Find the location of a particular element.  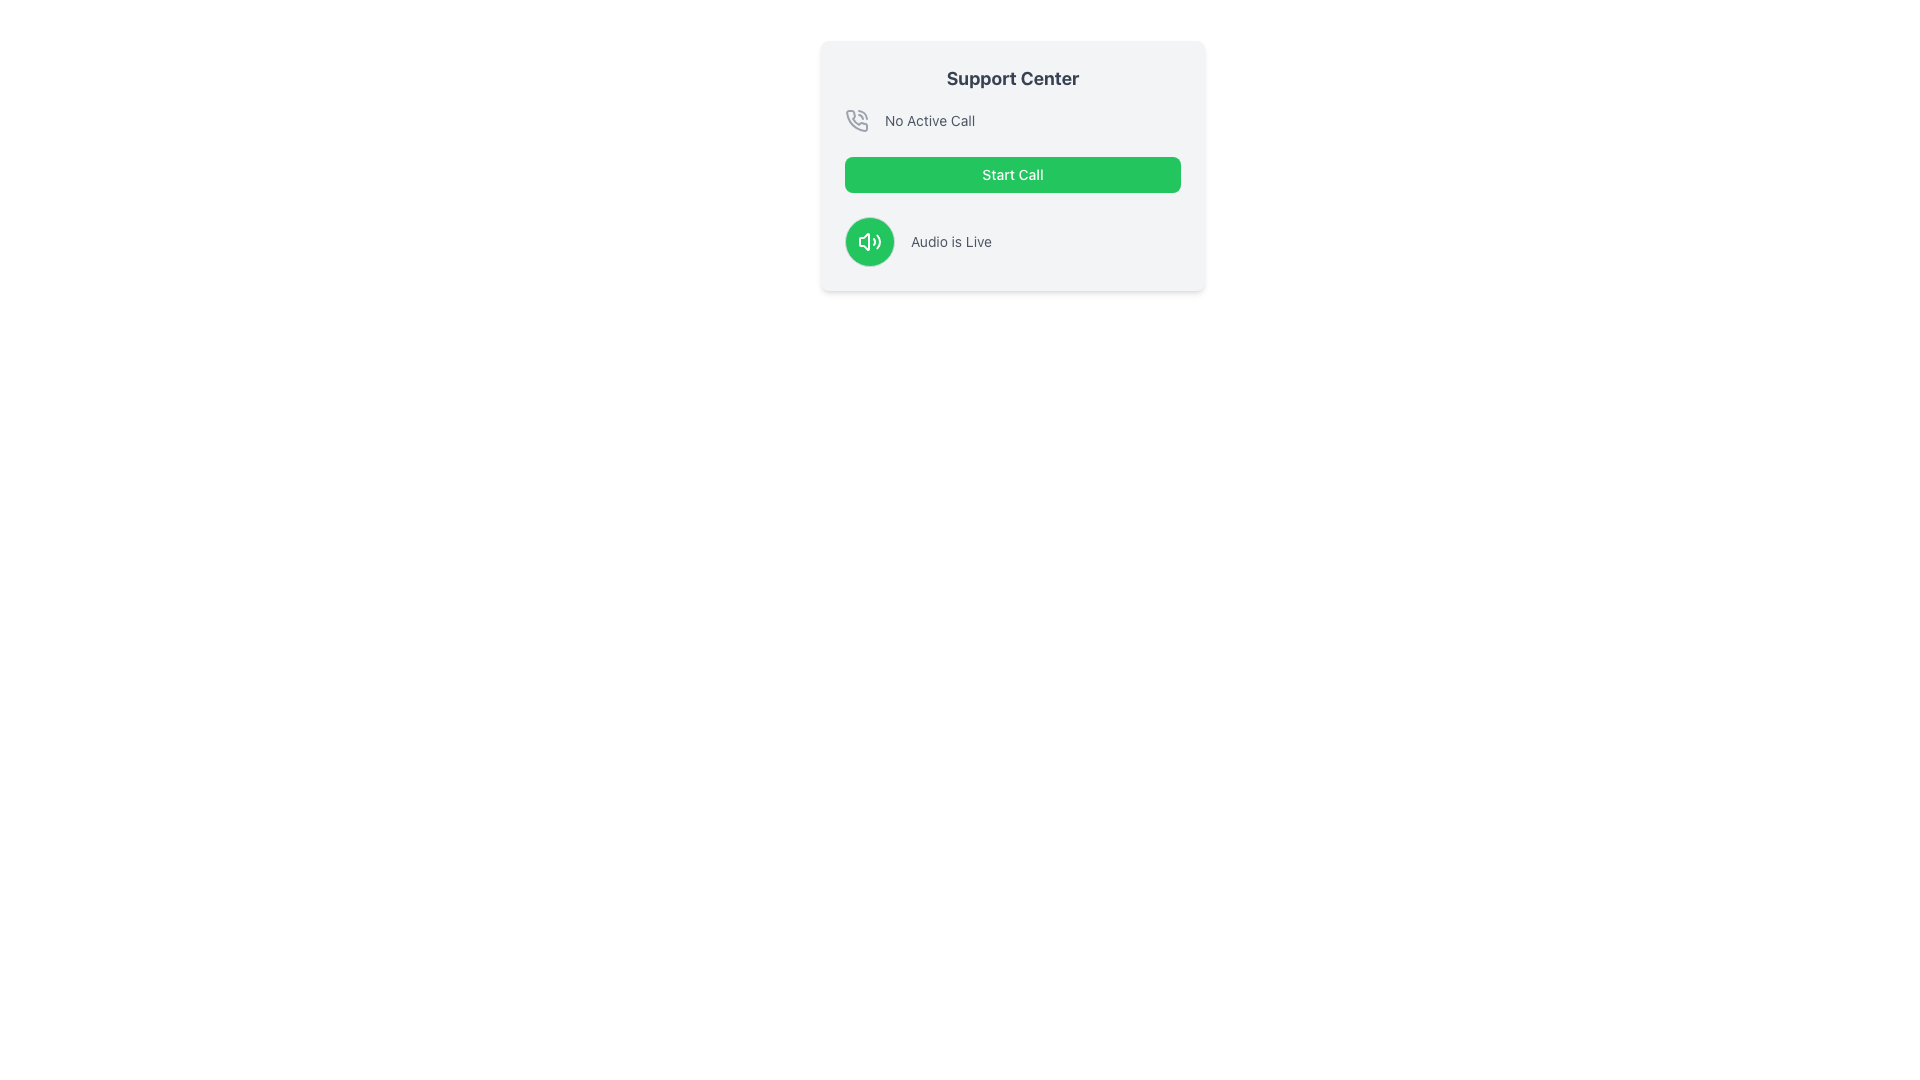

the 'No Active Call' status icon located to the left of the 'No Active Call' text within the 'Support Center' card layout is located at coordinates (857, 120).